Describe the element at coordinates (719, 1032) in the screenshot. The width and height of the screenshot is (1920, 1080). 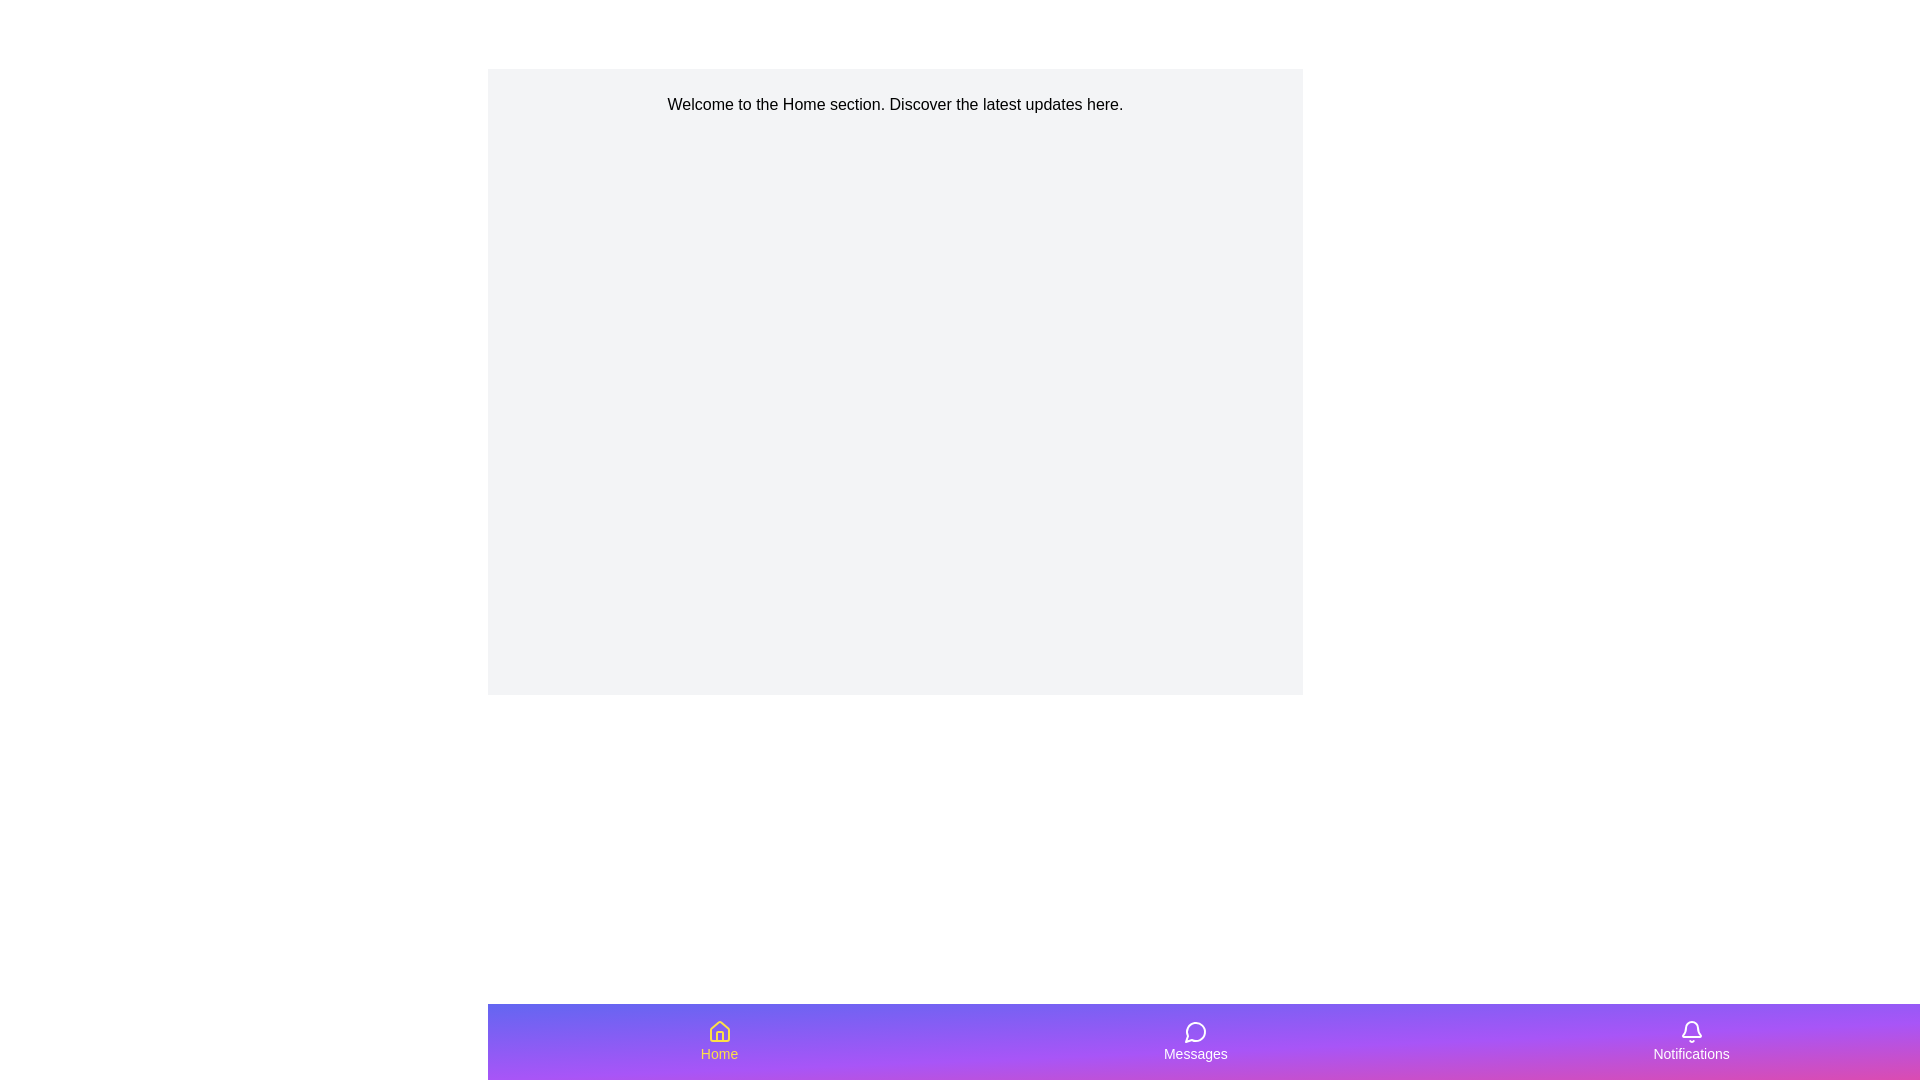
I see `the yellow house icon in line art style located above the 'Home' label in the bottom navigation bar` at that location.